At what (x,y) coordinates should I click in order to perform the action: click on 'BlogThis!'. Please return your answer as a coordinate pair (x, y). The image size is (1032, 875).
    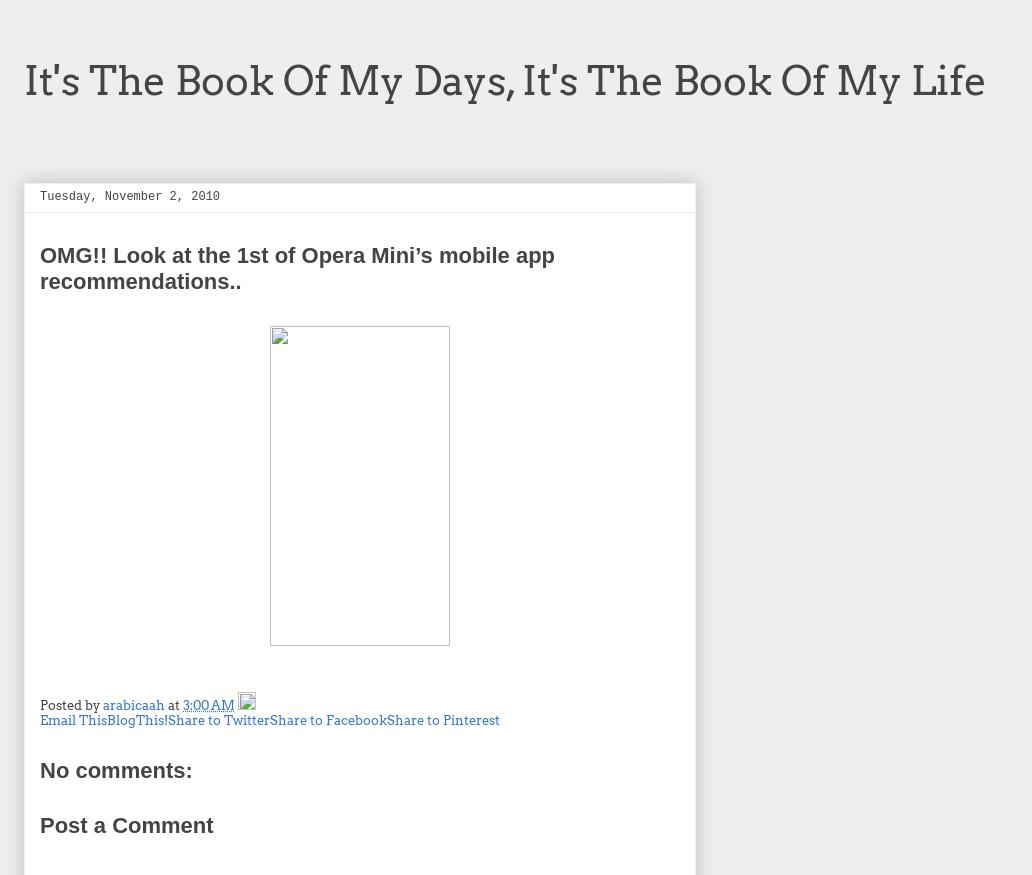
    Looking at the image, I should click on (136, 720).